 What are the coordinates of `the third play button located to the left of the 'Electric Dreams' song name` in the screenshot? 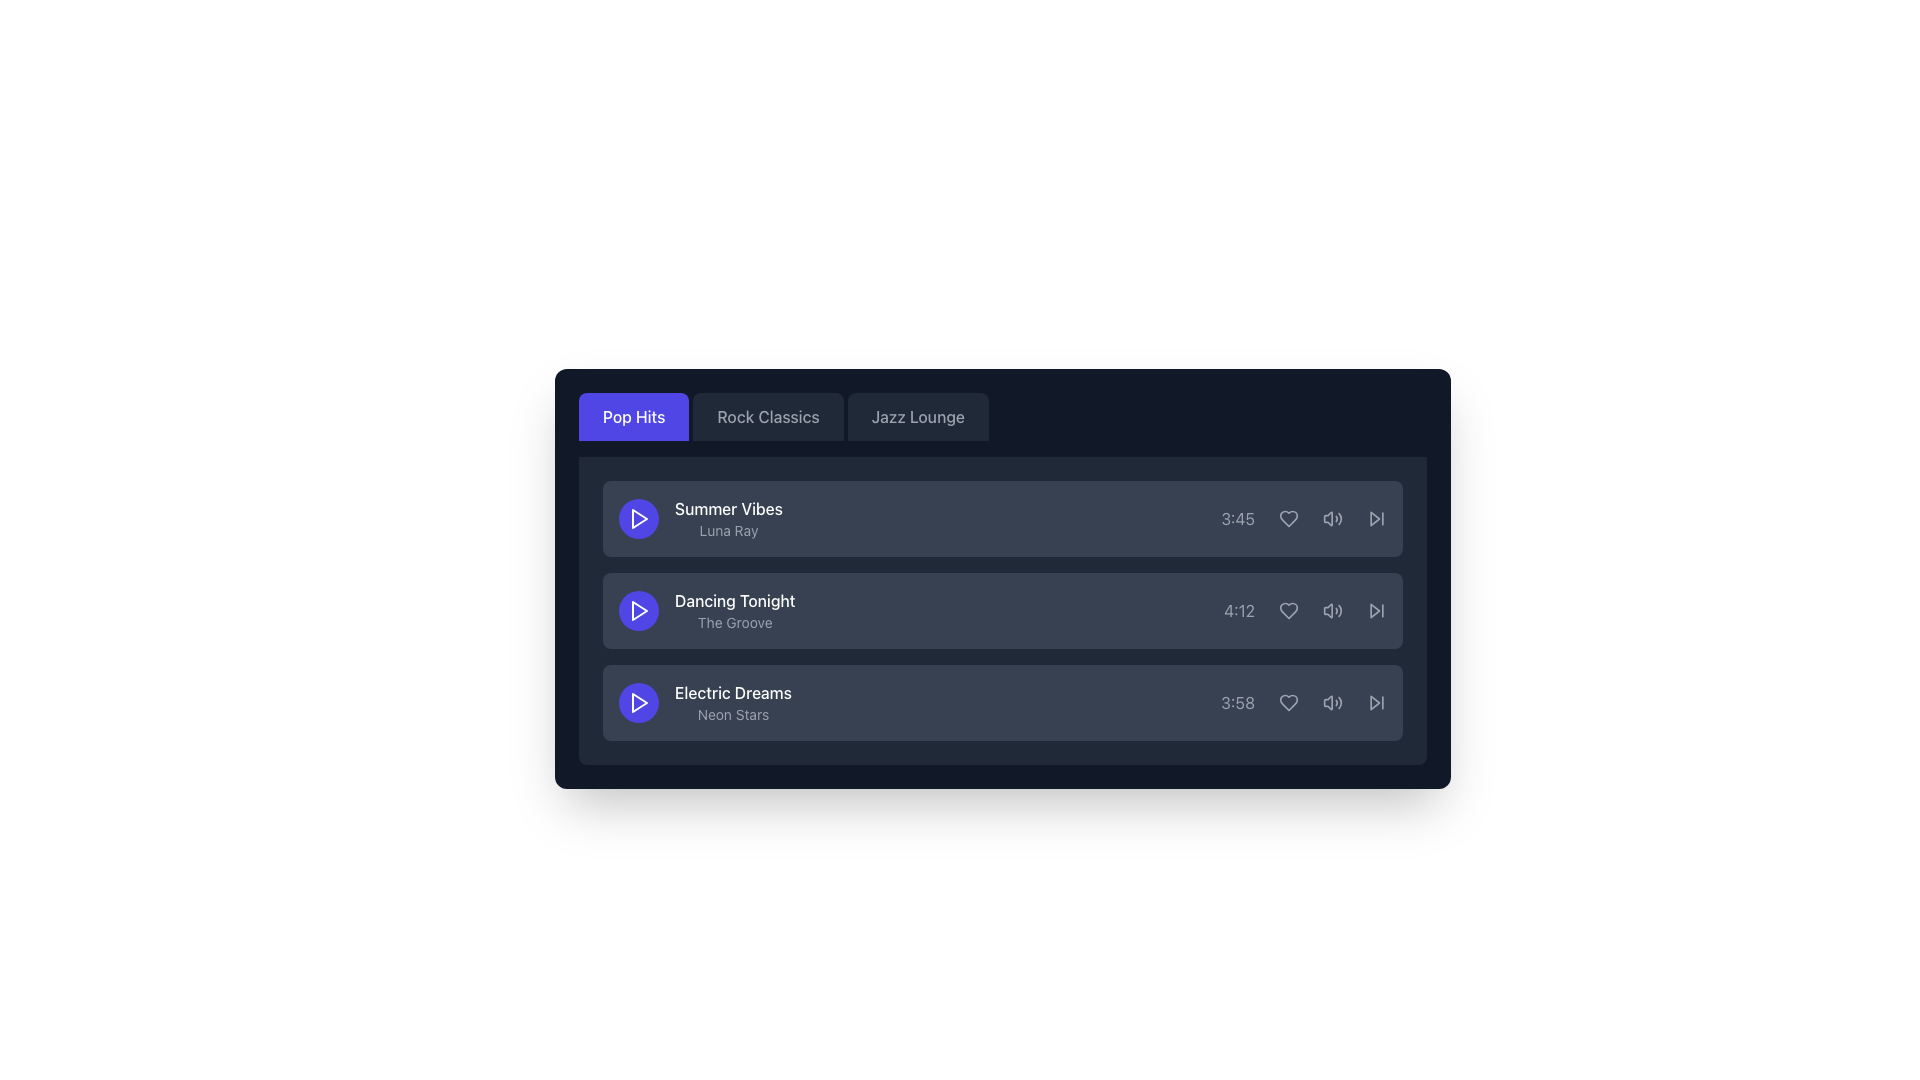 It's located at (638, 701).